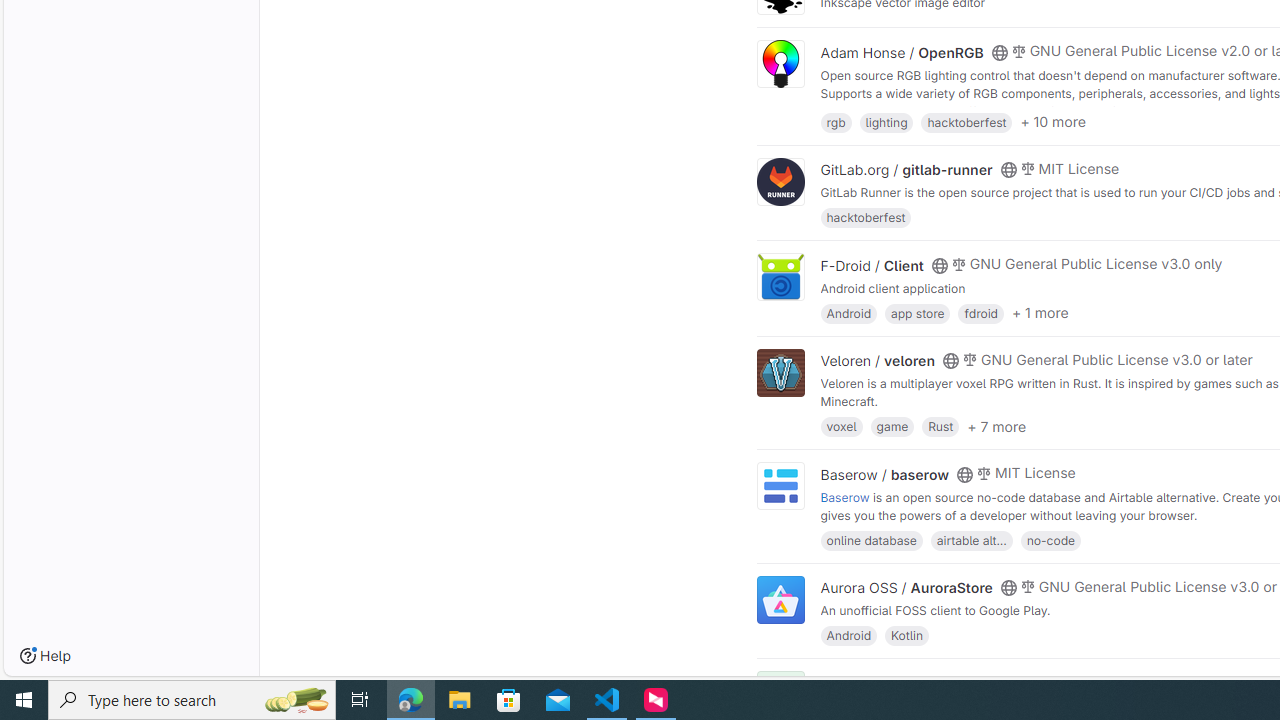 This screenshot has height=720, width=1280. What do you see at coordinates (996, 424) in the screenshot?
I see `'+ 7 more'` at bounding box center [996, 424].